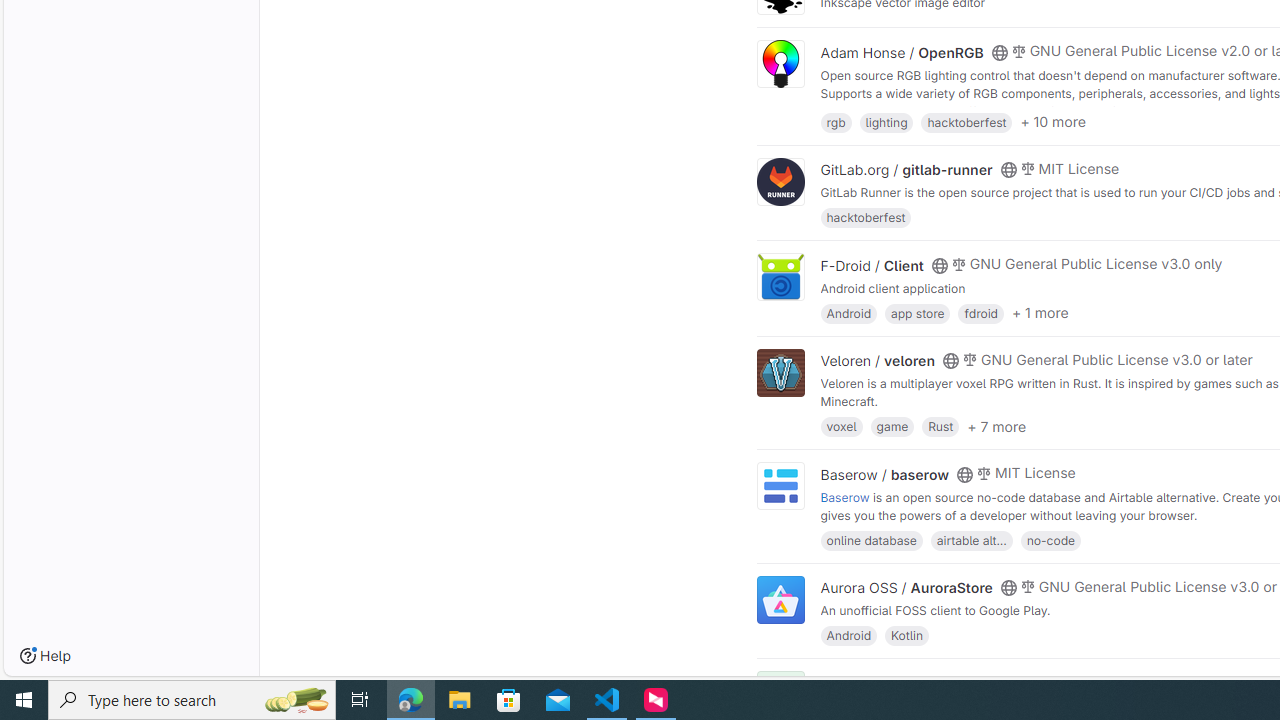 This screenshot has height=720, width=1280. What do you see at coordinates (996, 424) in the screenshot?
I see `'+ 7 more'` at bounding box center [996, 424].